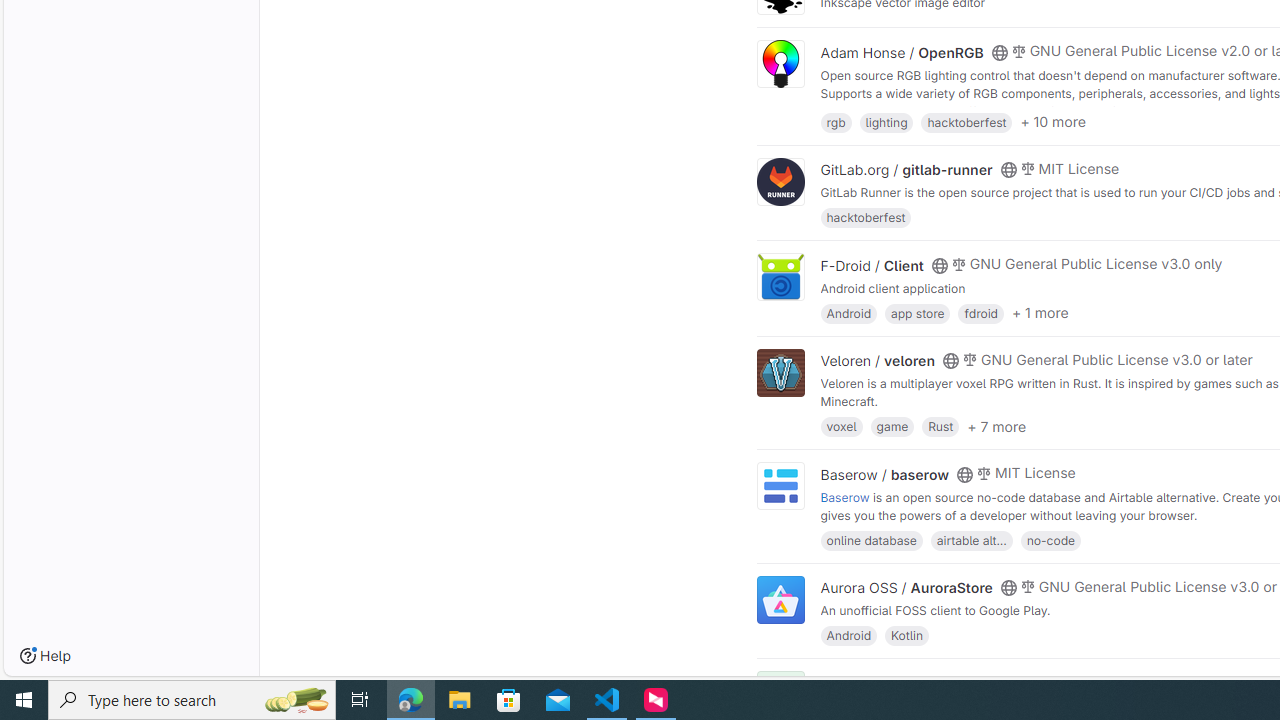 This screenshot has height=720, width=1280. What do you see at coordinates (996, 424) in the screenshot?
I see `'+ 7 more'` at bounding box center [996, 424].